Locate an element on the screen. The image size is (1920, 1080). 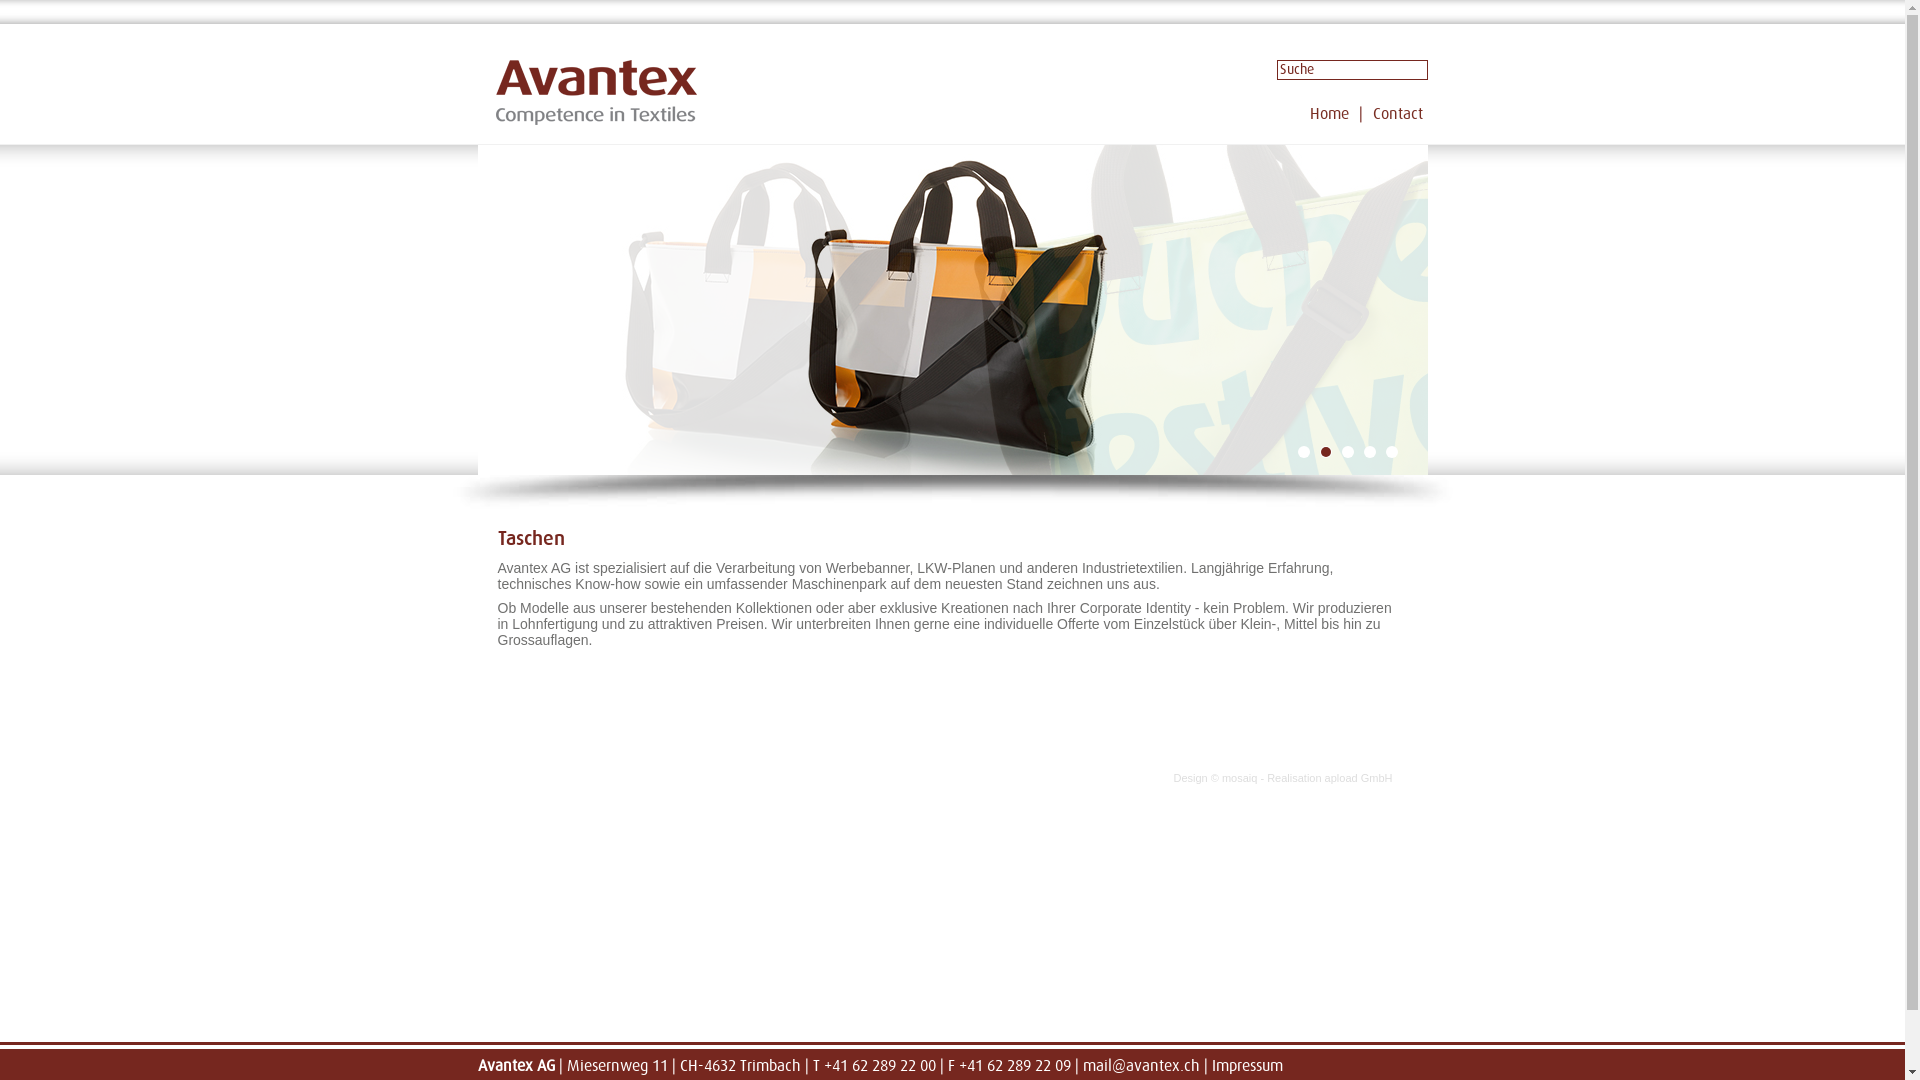
'Home' is located at coordinates (1310, 114).